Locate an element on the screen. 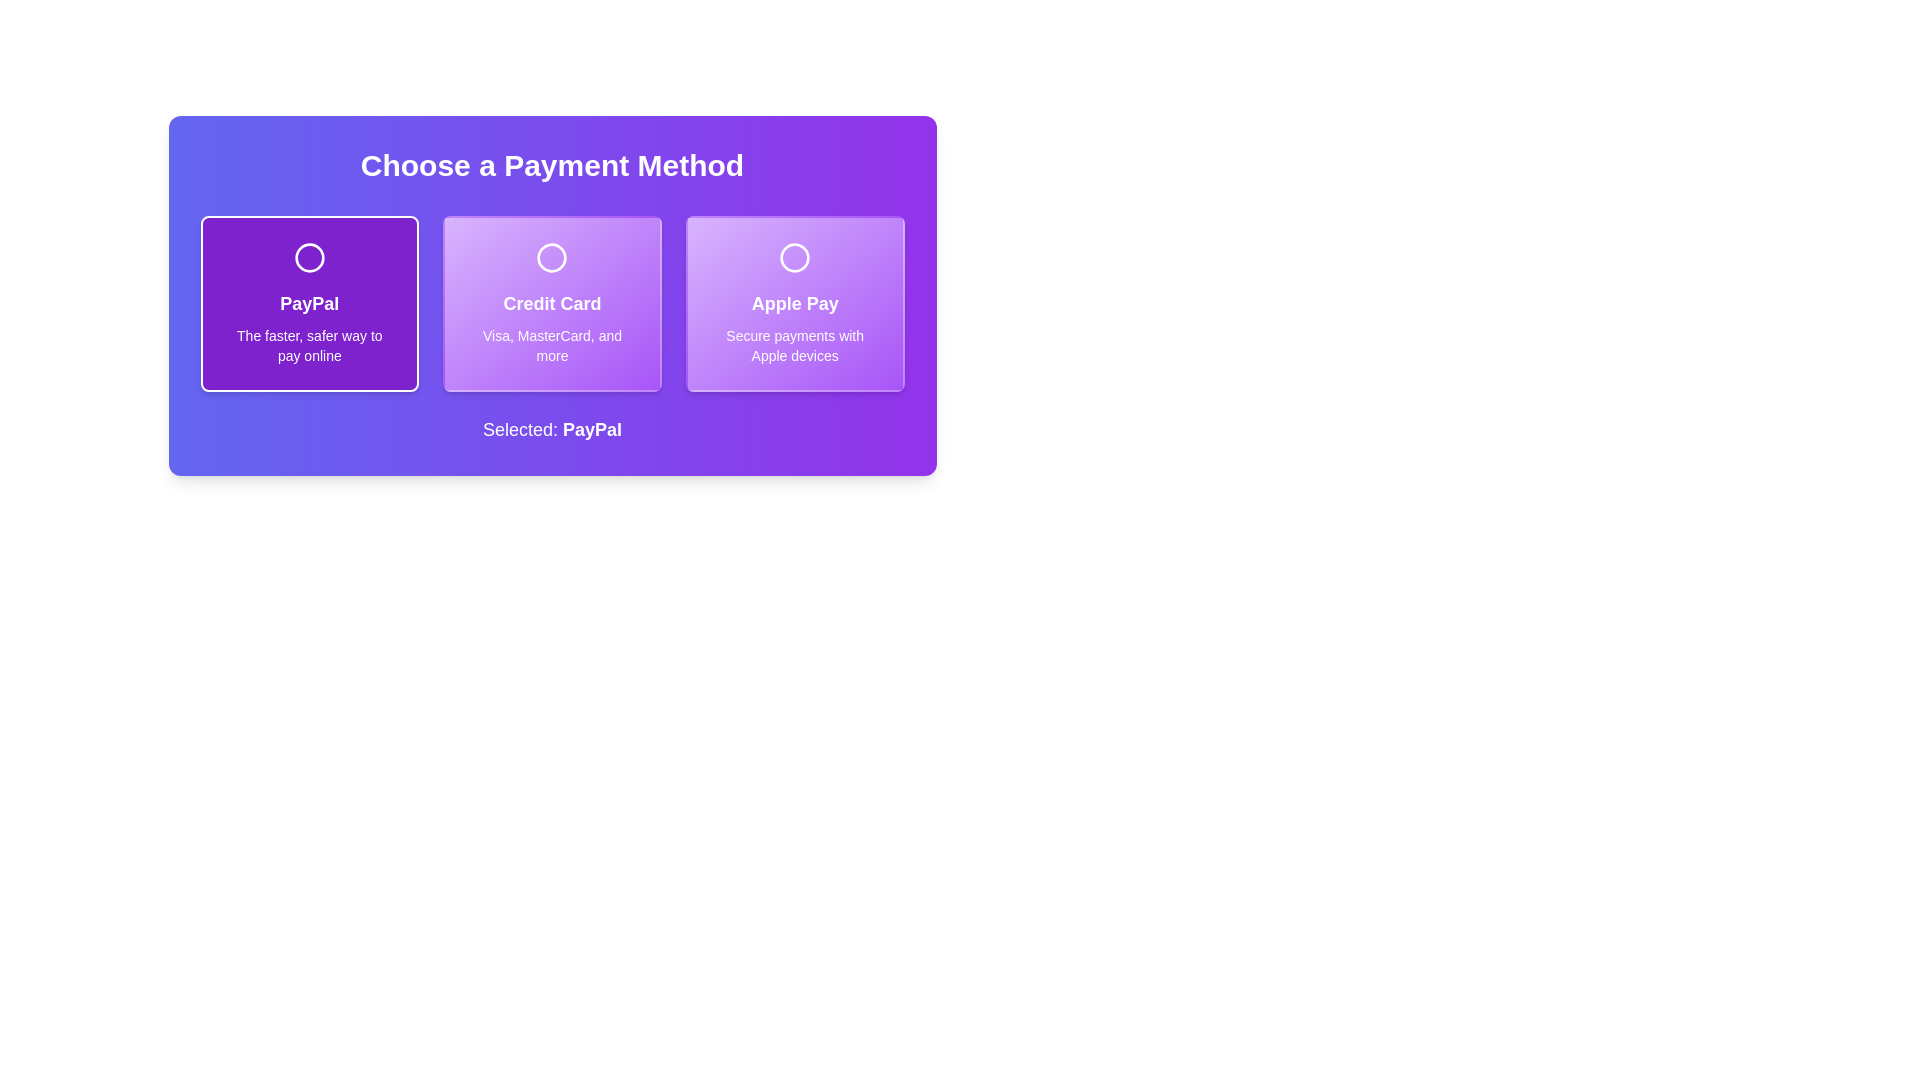 The image size is (1920, 1080). the Circle graphic that represents the 'Credit Card' payment option, located in the middle card above the 'Credit Card' text is located at coordinates (552, 257).